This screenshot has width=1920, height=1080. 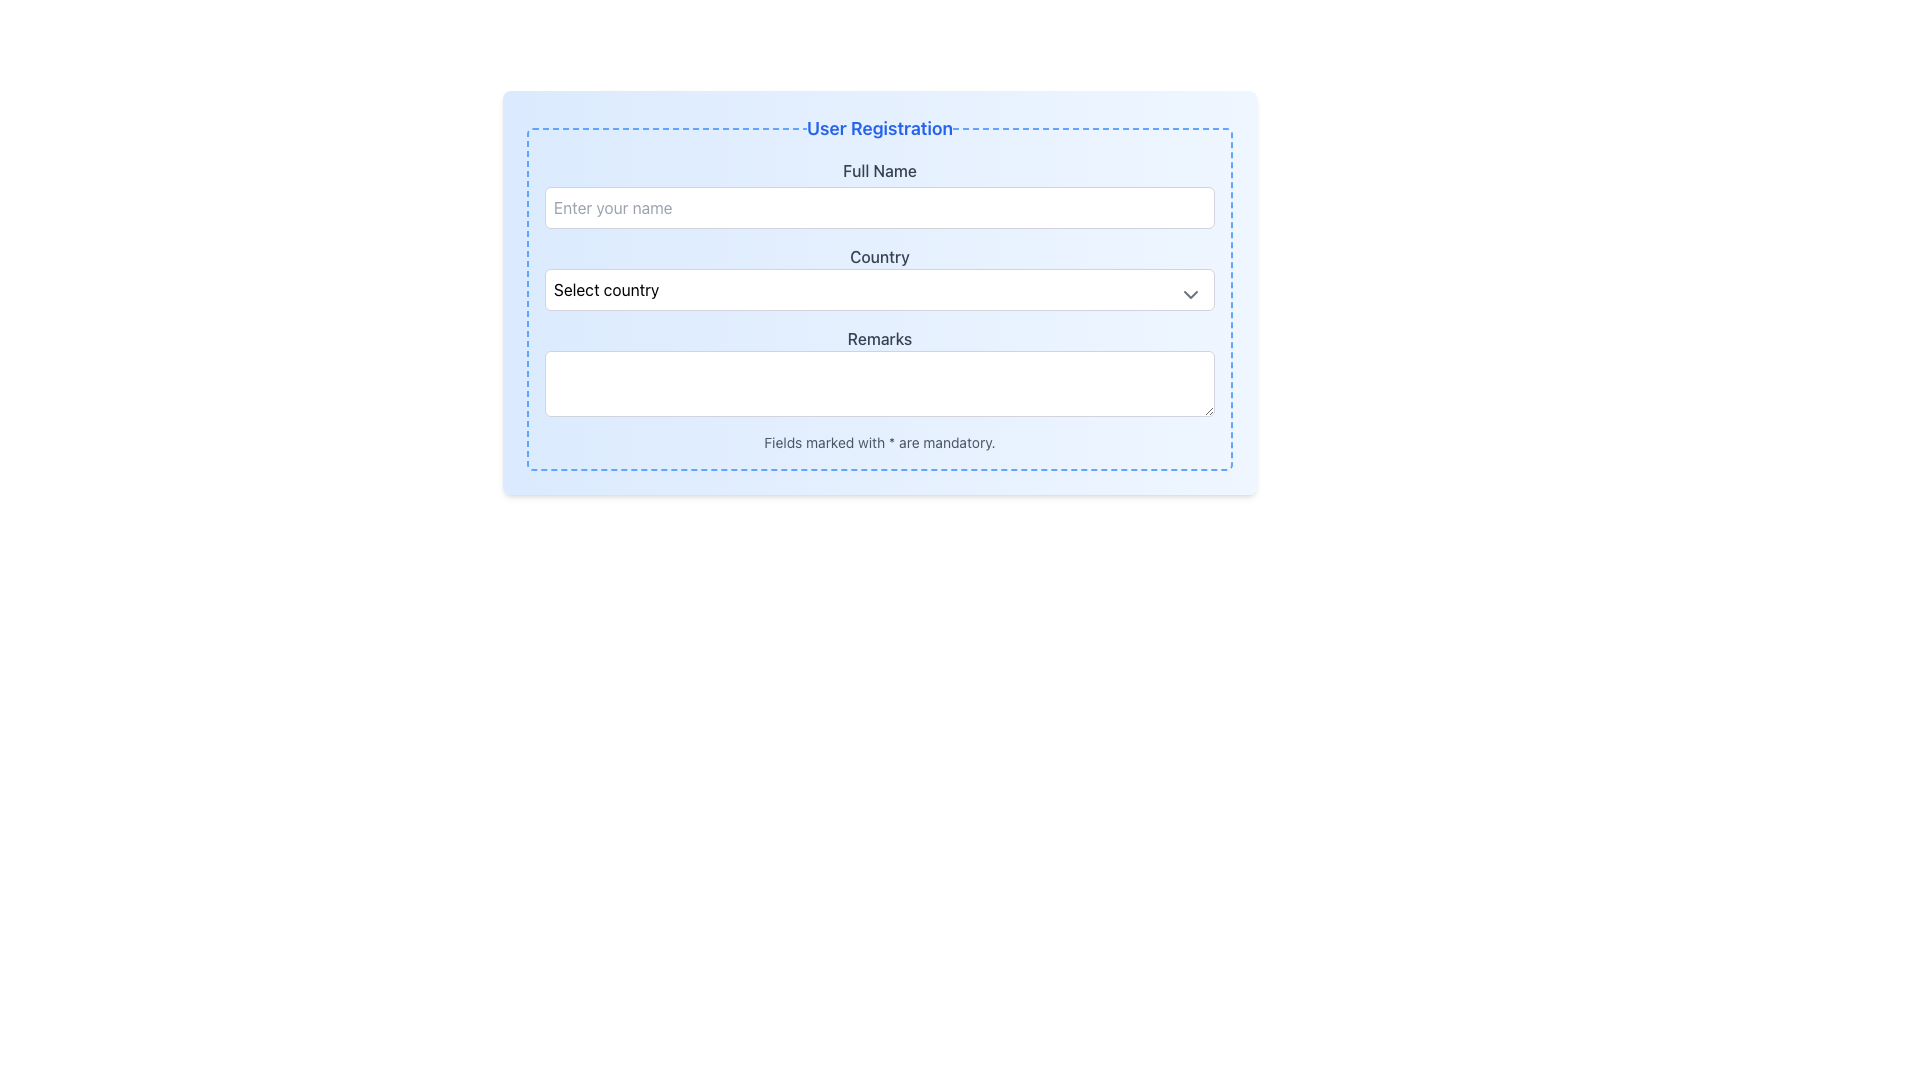 What do you see at coordinates (879, 442) in the screenshot?
I see `the text label that displays the message 'Fields marked with * are mandatory.' located at the bottom of the user registration form` at bounding box center [879, 442].